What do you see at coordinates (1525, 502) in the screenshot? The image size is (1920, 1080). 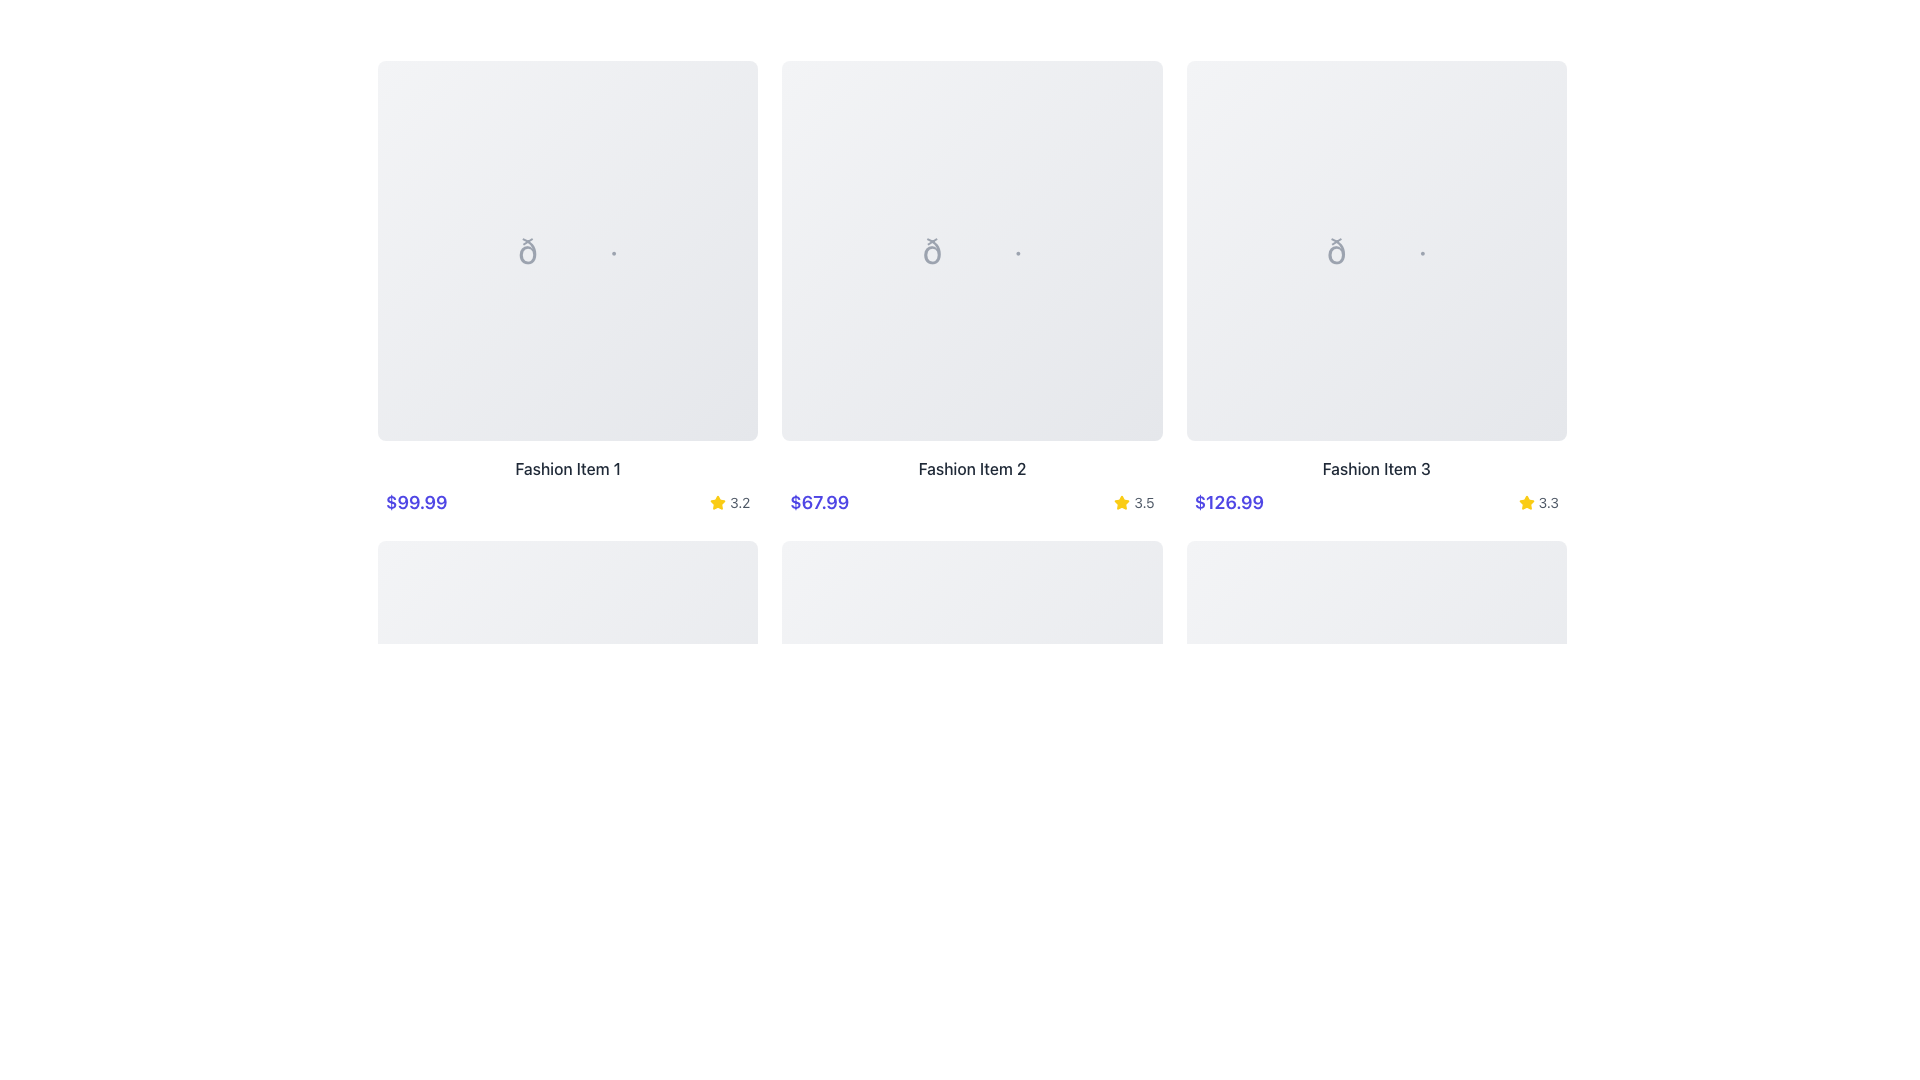 I see `the yellow star icon, which is part of the rating display for 'Fashion Item 3', located to the left of the number '3.3'` at bounding box center [1525, 502].